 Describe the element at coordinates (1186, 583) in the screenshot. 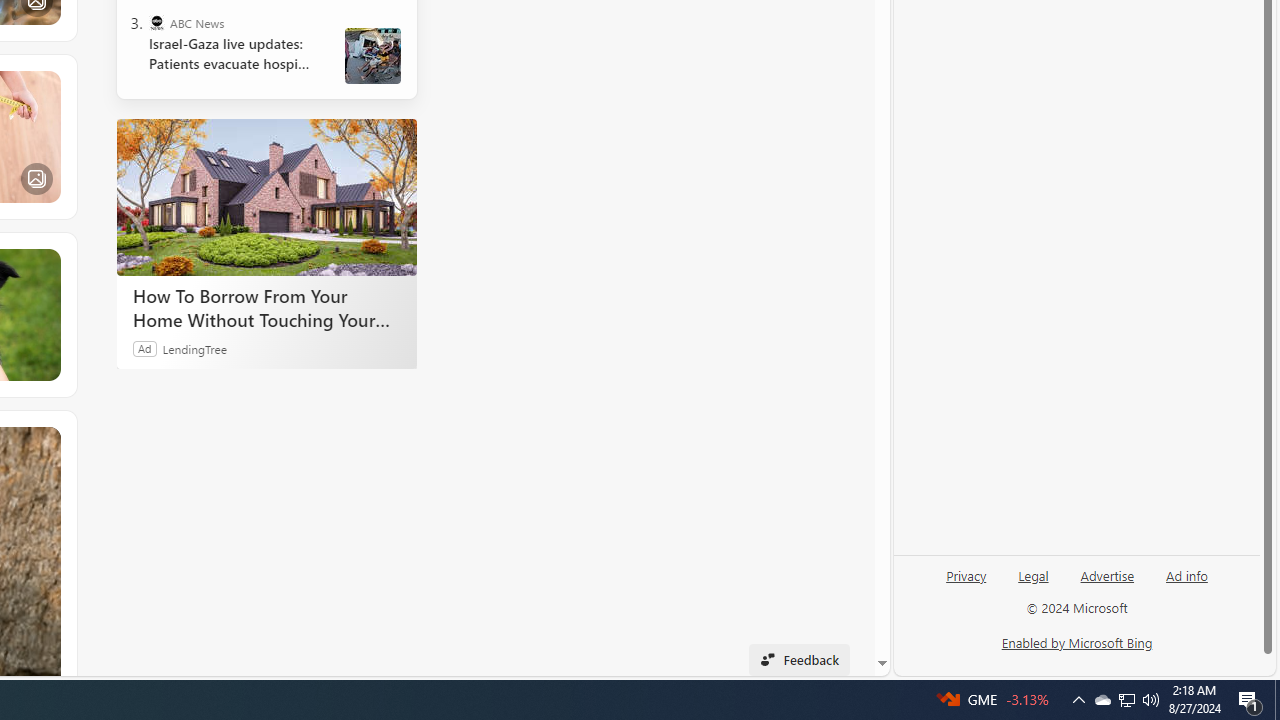

I see `'Ad info'` at that location.